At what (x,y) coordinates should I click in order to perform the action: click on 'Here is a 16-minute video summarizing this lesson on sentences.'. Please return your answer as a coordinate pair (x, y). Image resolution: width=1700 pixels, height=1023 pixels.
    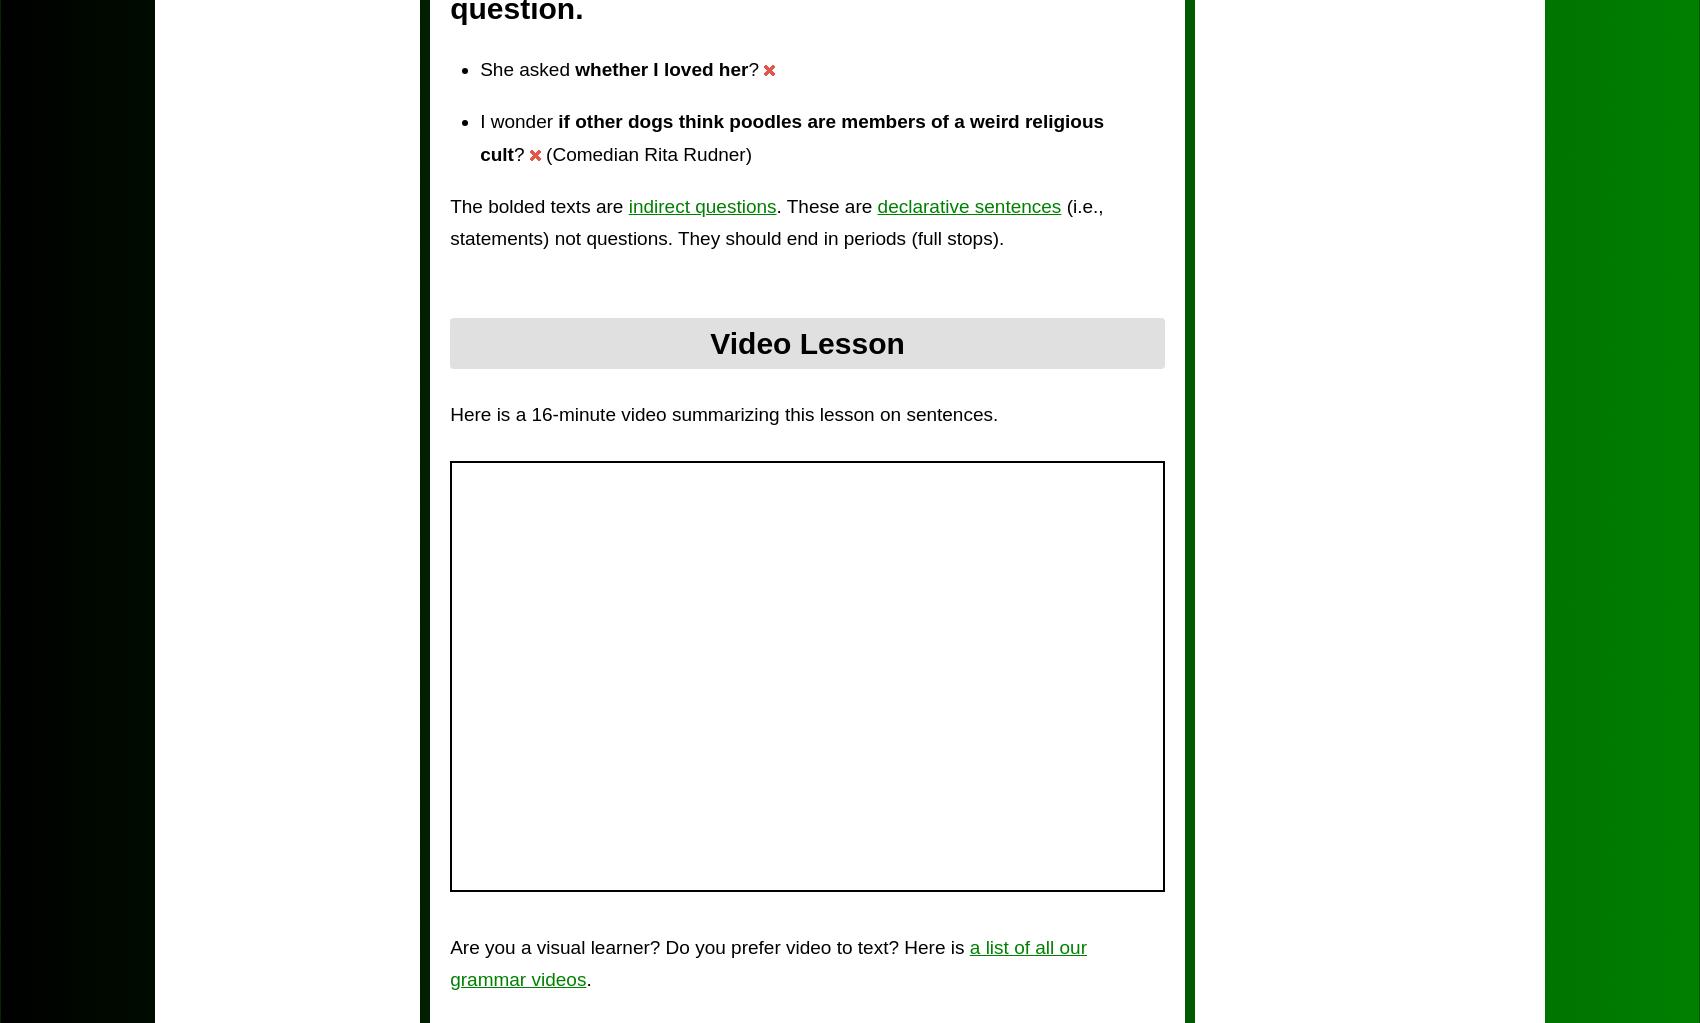
    Looking at the image, I should click on (724, 413).